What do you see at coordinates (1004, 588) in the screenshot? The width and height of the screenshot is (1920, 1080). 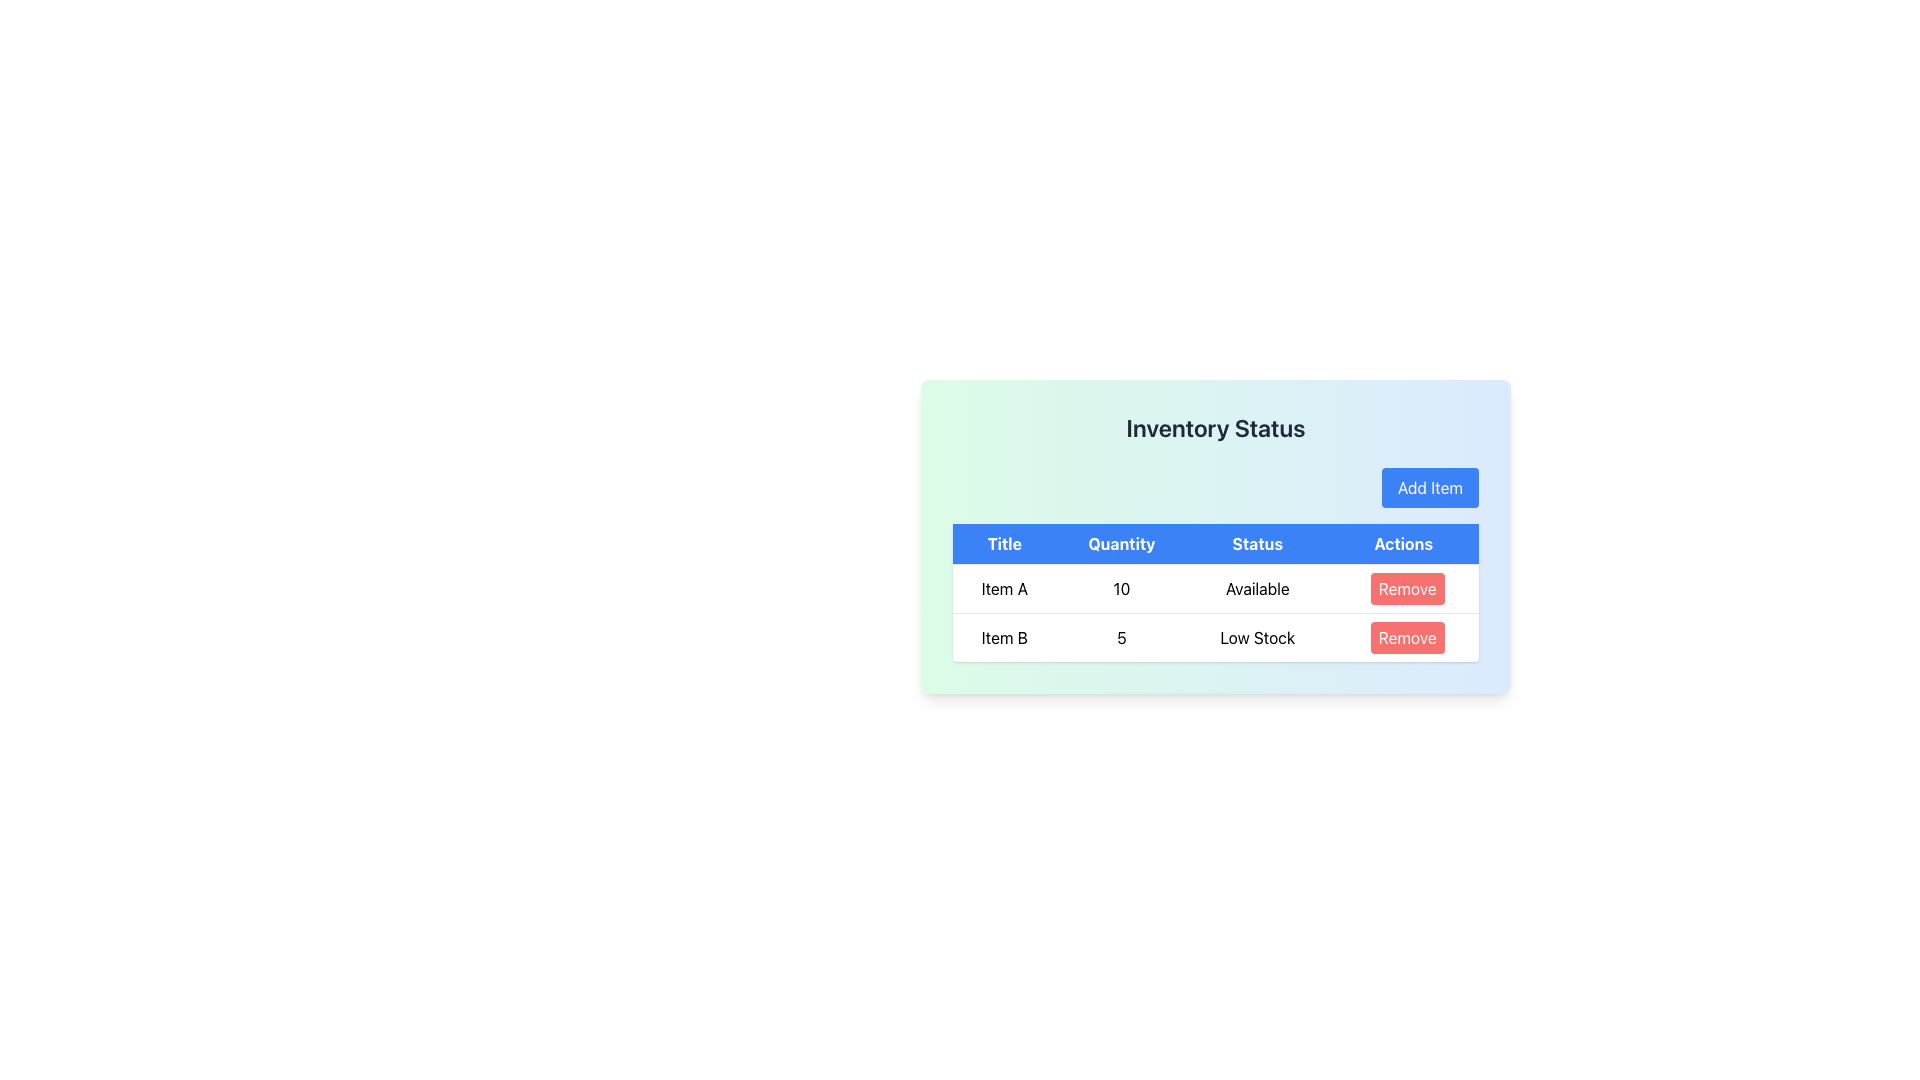 I see `the text element displaying the name or identification title of an item in the first row of the table under the 'Title' header` at bounding box center [1004, 588].